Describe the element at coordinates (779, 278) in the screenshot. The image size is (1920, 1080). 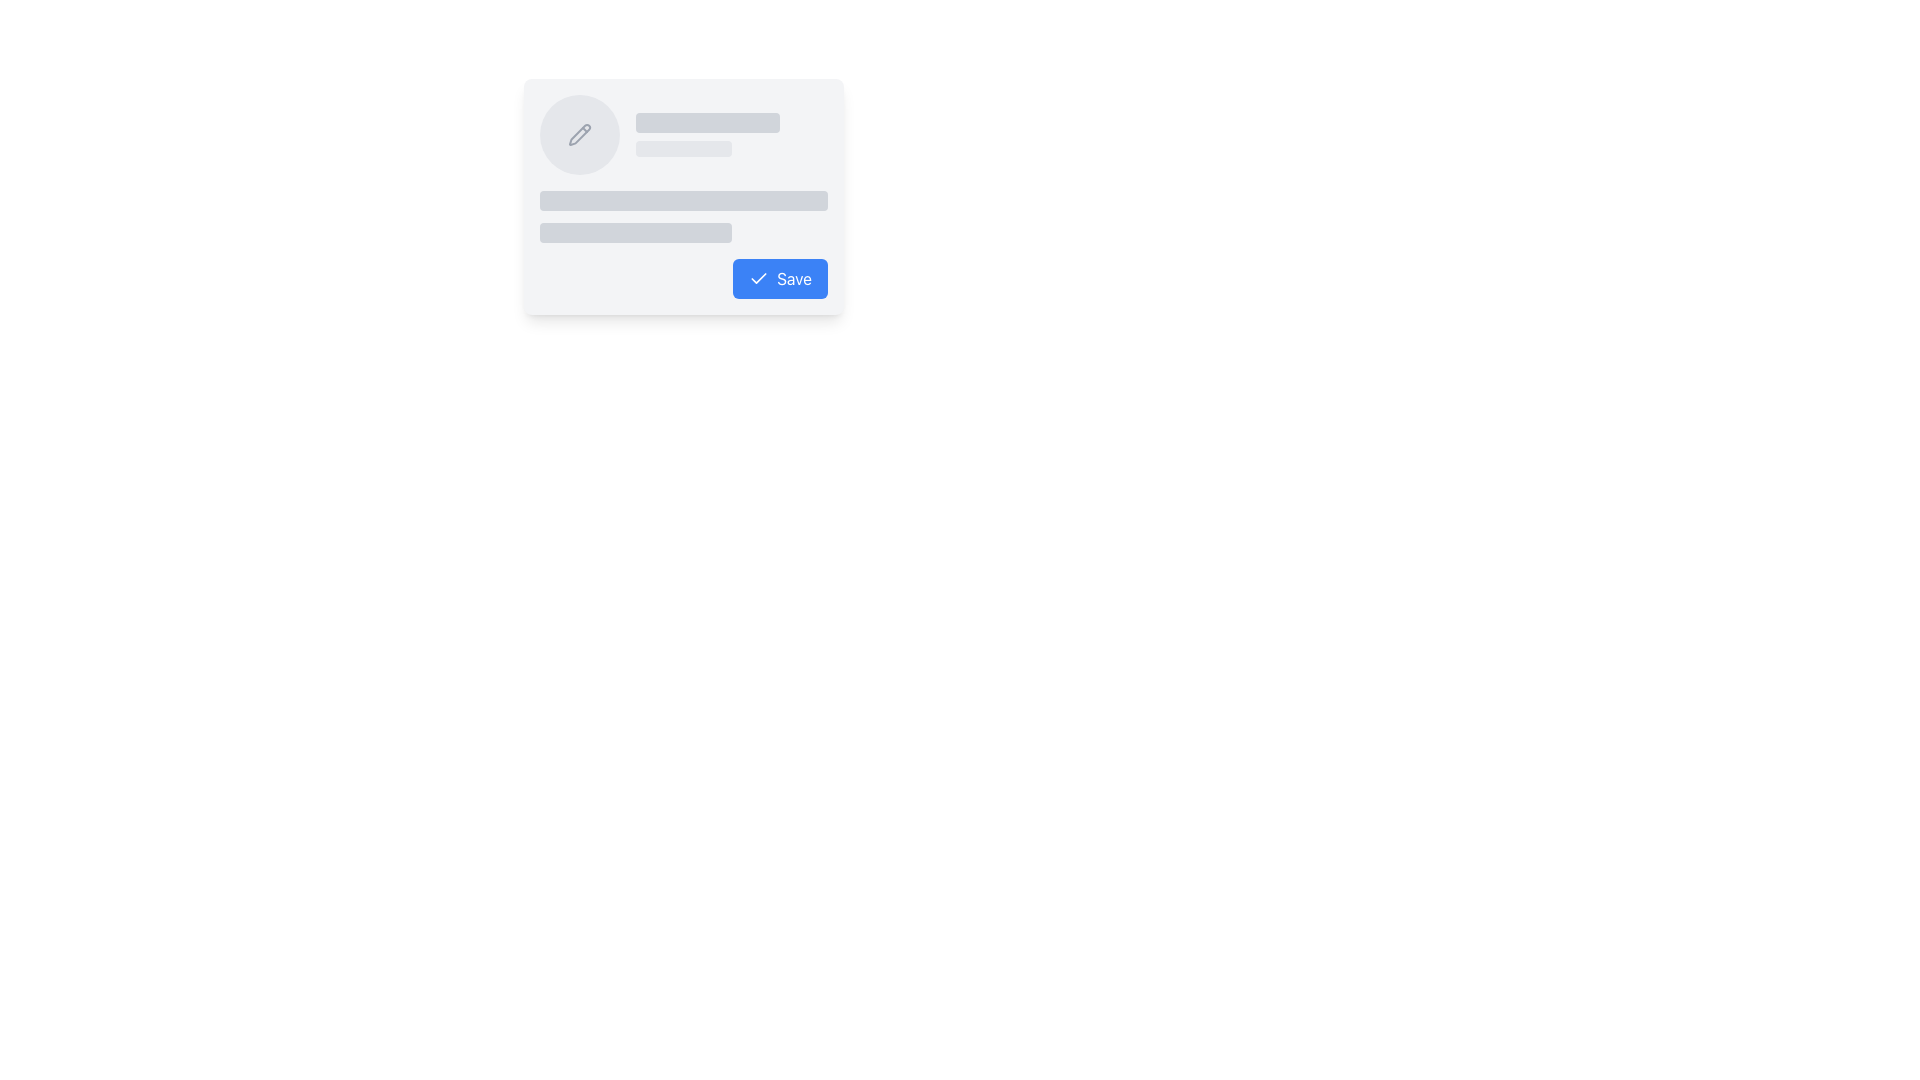
I see `the prominent save button located at the bottom-right corner of the card` at that location.